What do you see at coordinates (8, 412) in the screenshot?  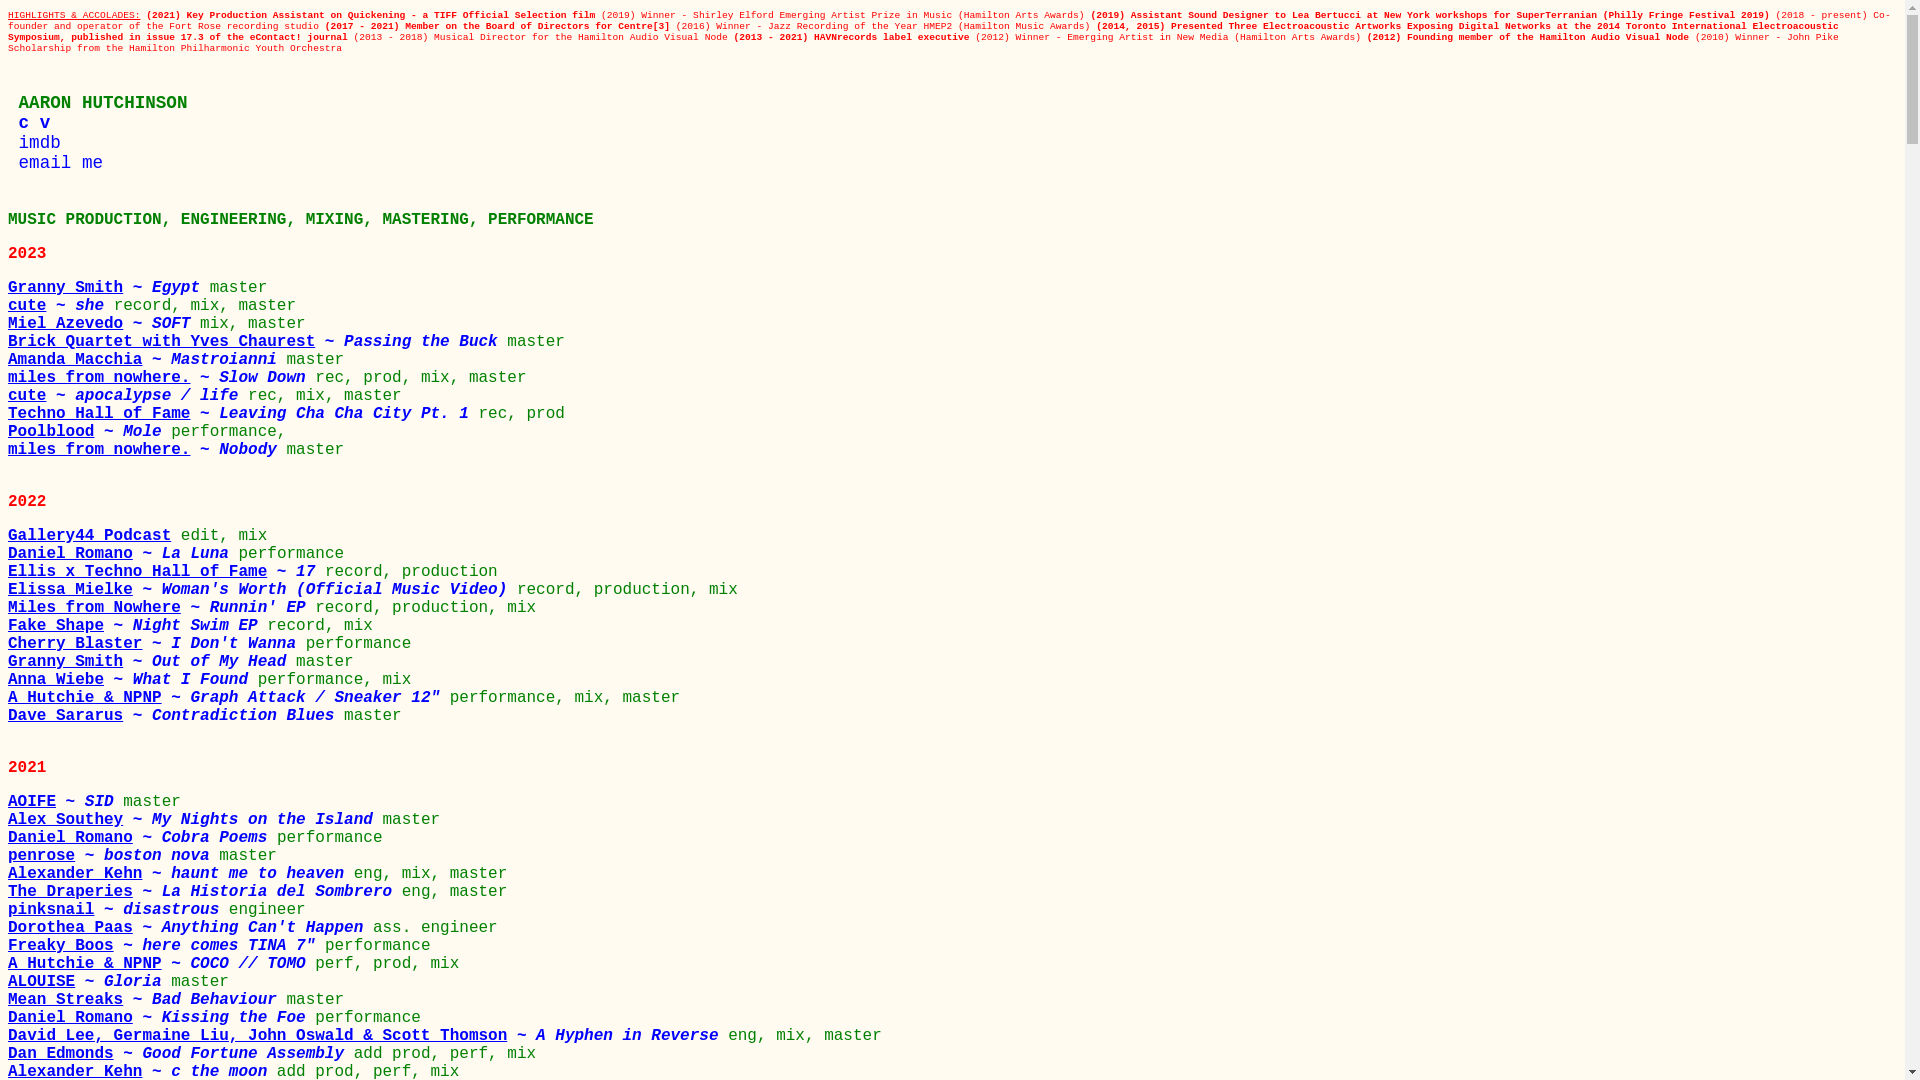 I see `'Techno Hall of Fame ~ Leaving Cha Cha City Pt. 1'` at bounding box center [8, 412].